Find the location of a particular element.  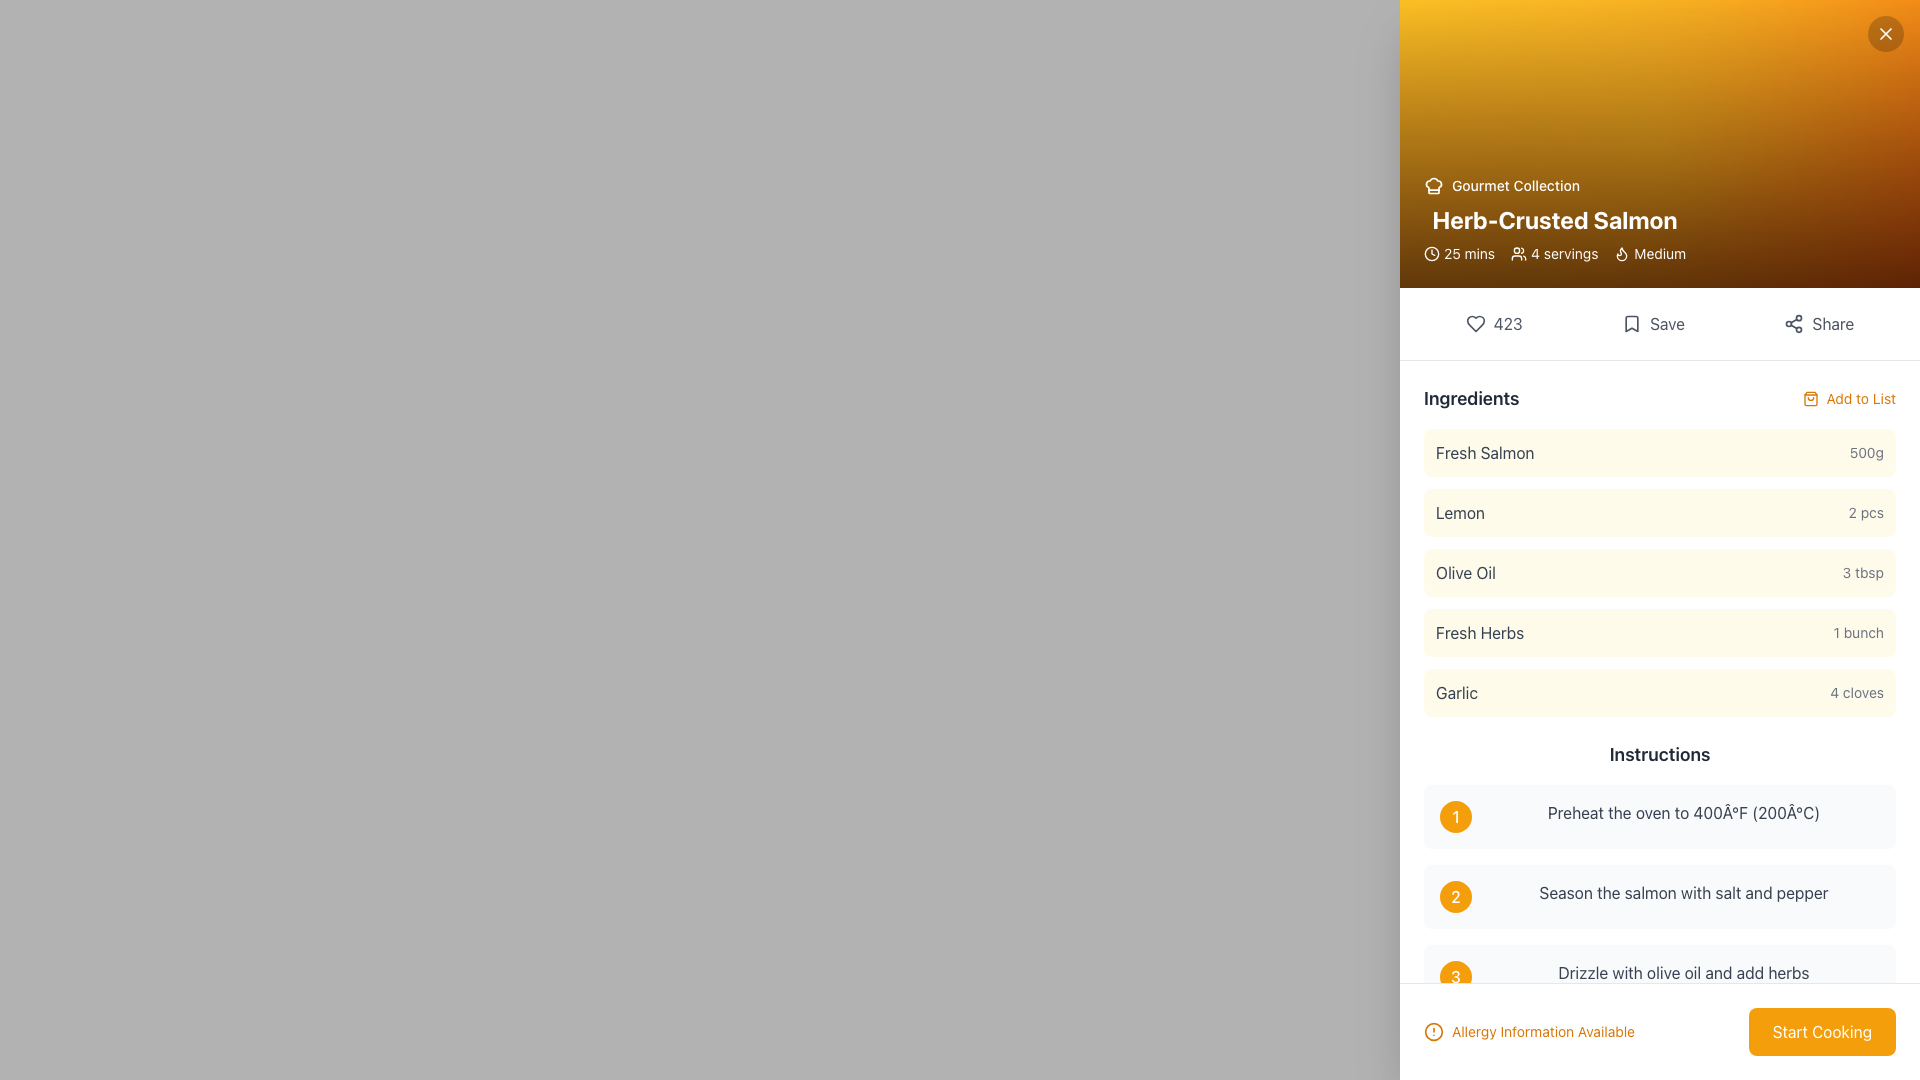

the text label displaying the ingredient 'Garlic', which is part of a list of ingredients and positioned next to '4 cloves' is located at coordinates (1456, 692).